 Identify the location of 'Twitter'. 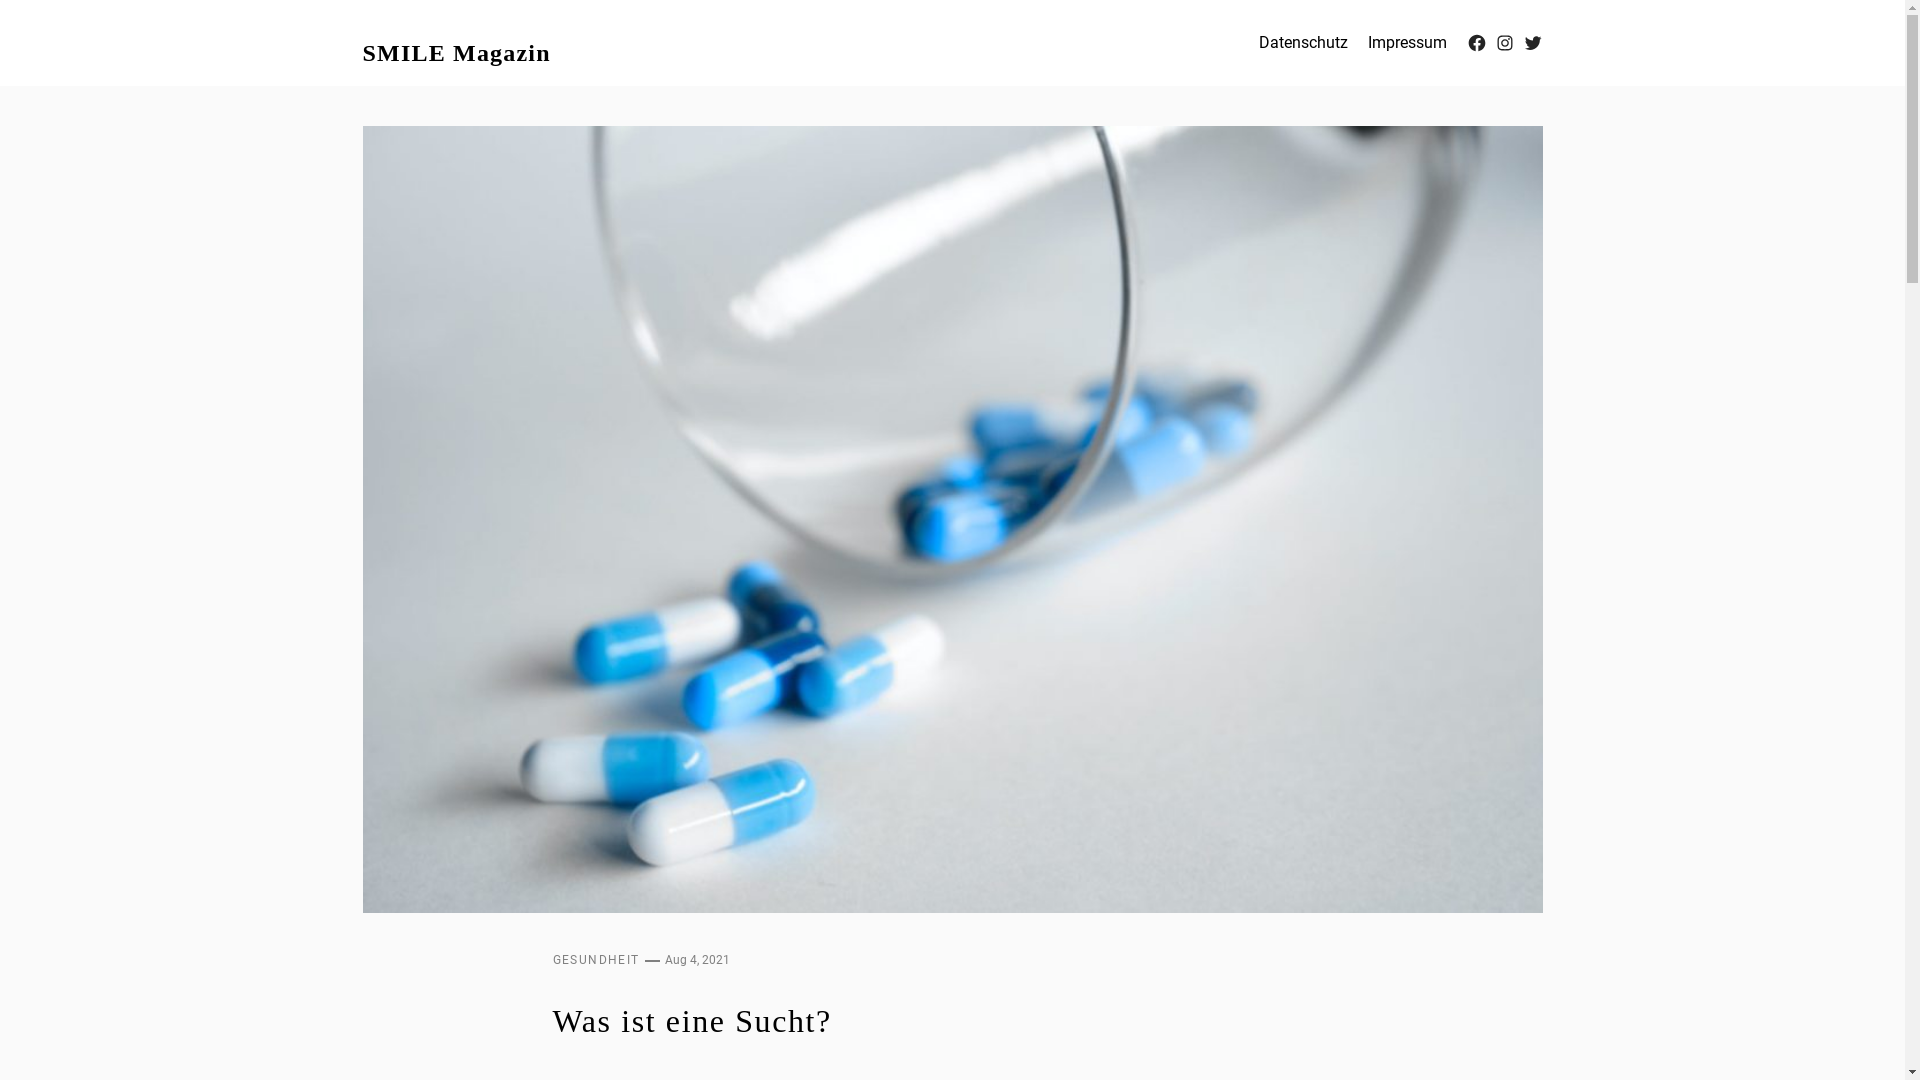
(1530, 42).